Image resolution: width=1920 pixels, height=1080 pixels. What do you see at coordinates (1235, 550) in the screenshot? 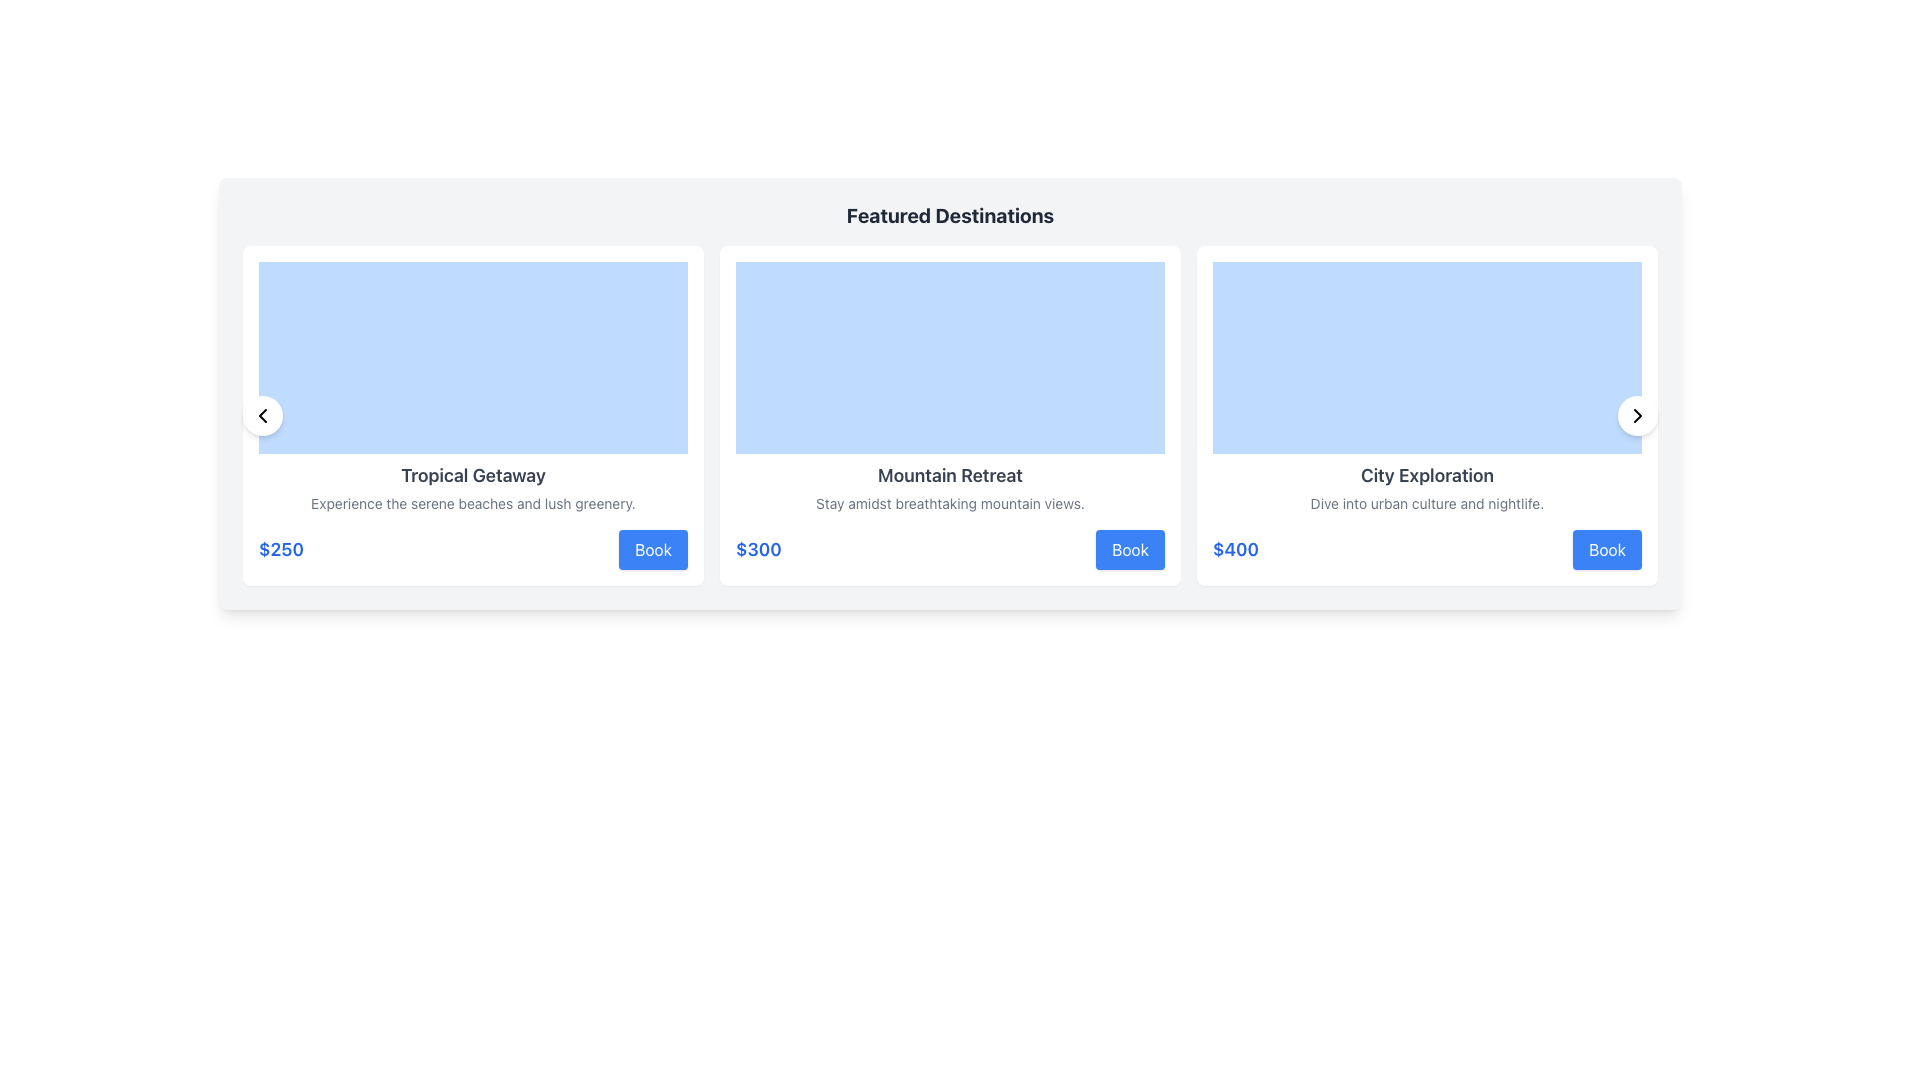
I see `the bold blue price label displaying '$400' located in the rightmost product card under 'Featured Destinations', positioned below the descriptive text and to the left of the 'Book' button` at bounding box center [1235, 550].